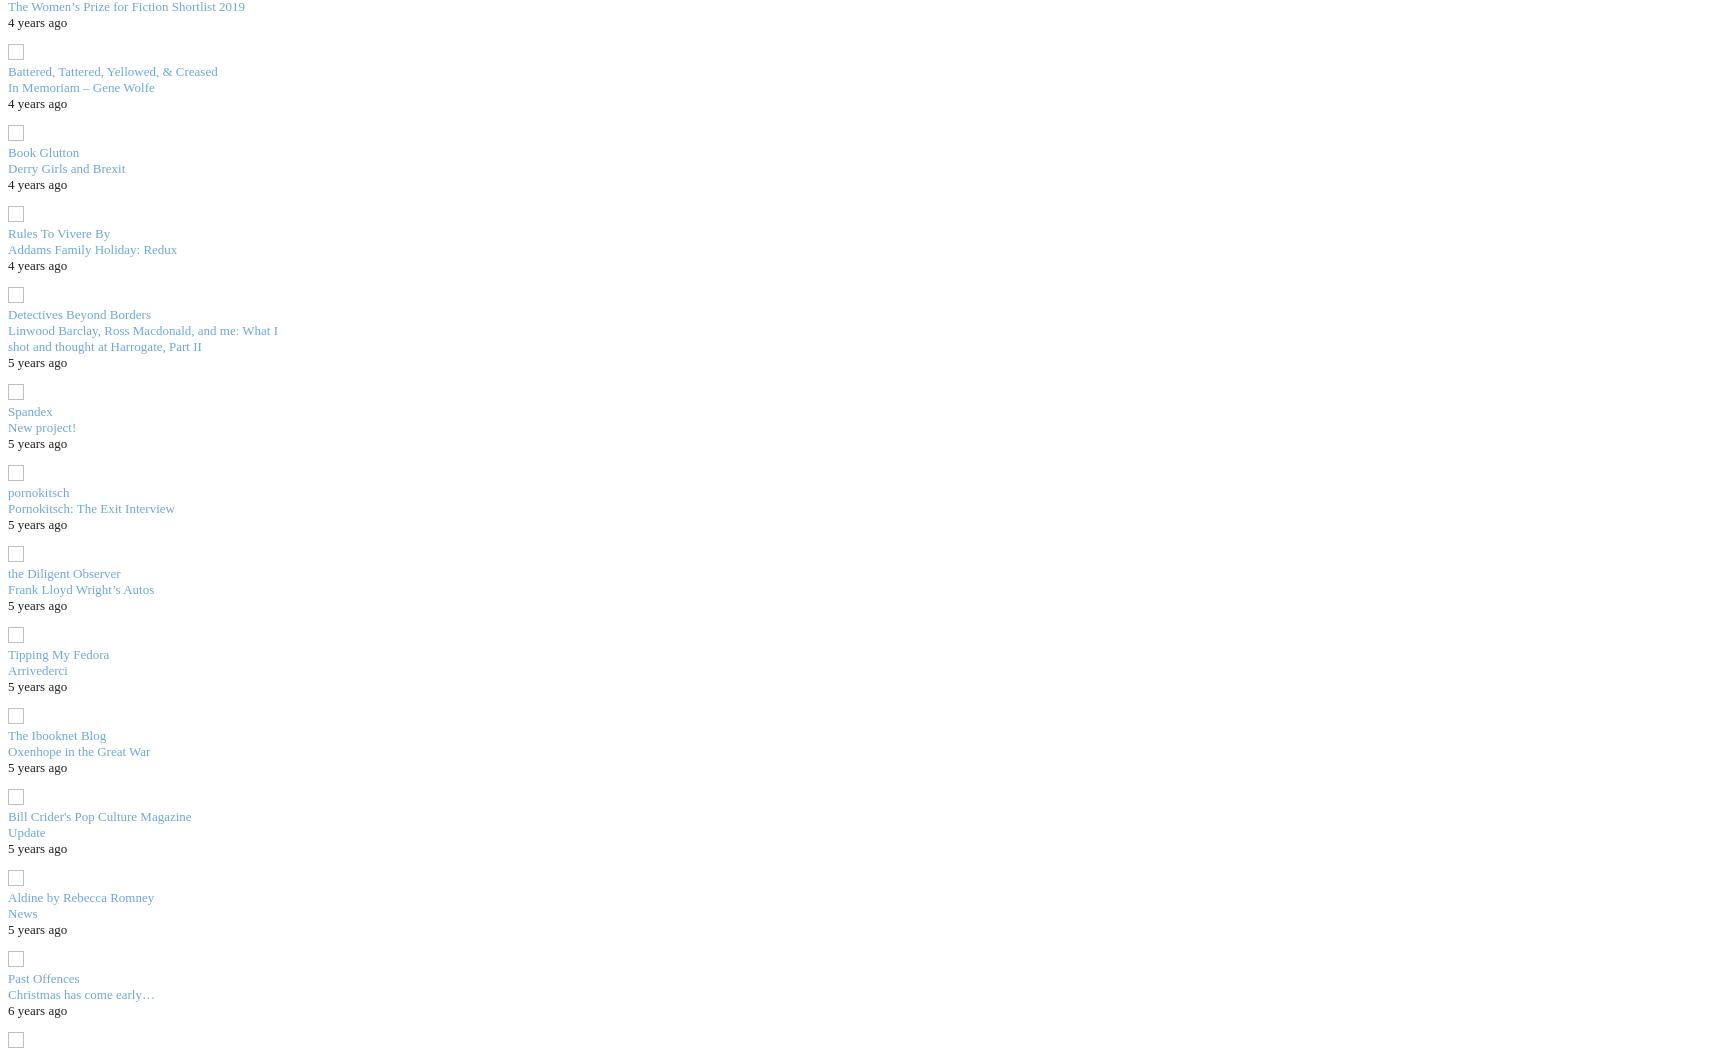 This screenshot has height=1051, width=1711. What do you see at coordinates (98, 815) in the screenshot?
I see `'Bill Crider's Pop Culture Magazine'` at bounding box center [98, 815].